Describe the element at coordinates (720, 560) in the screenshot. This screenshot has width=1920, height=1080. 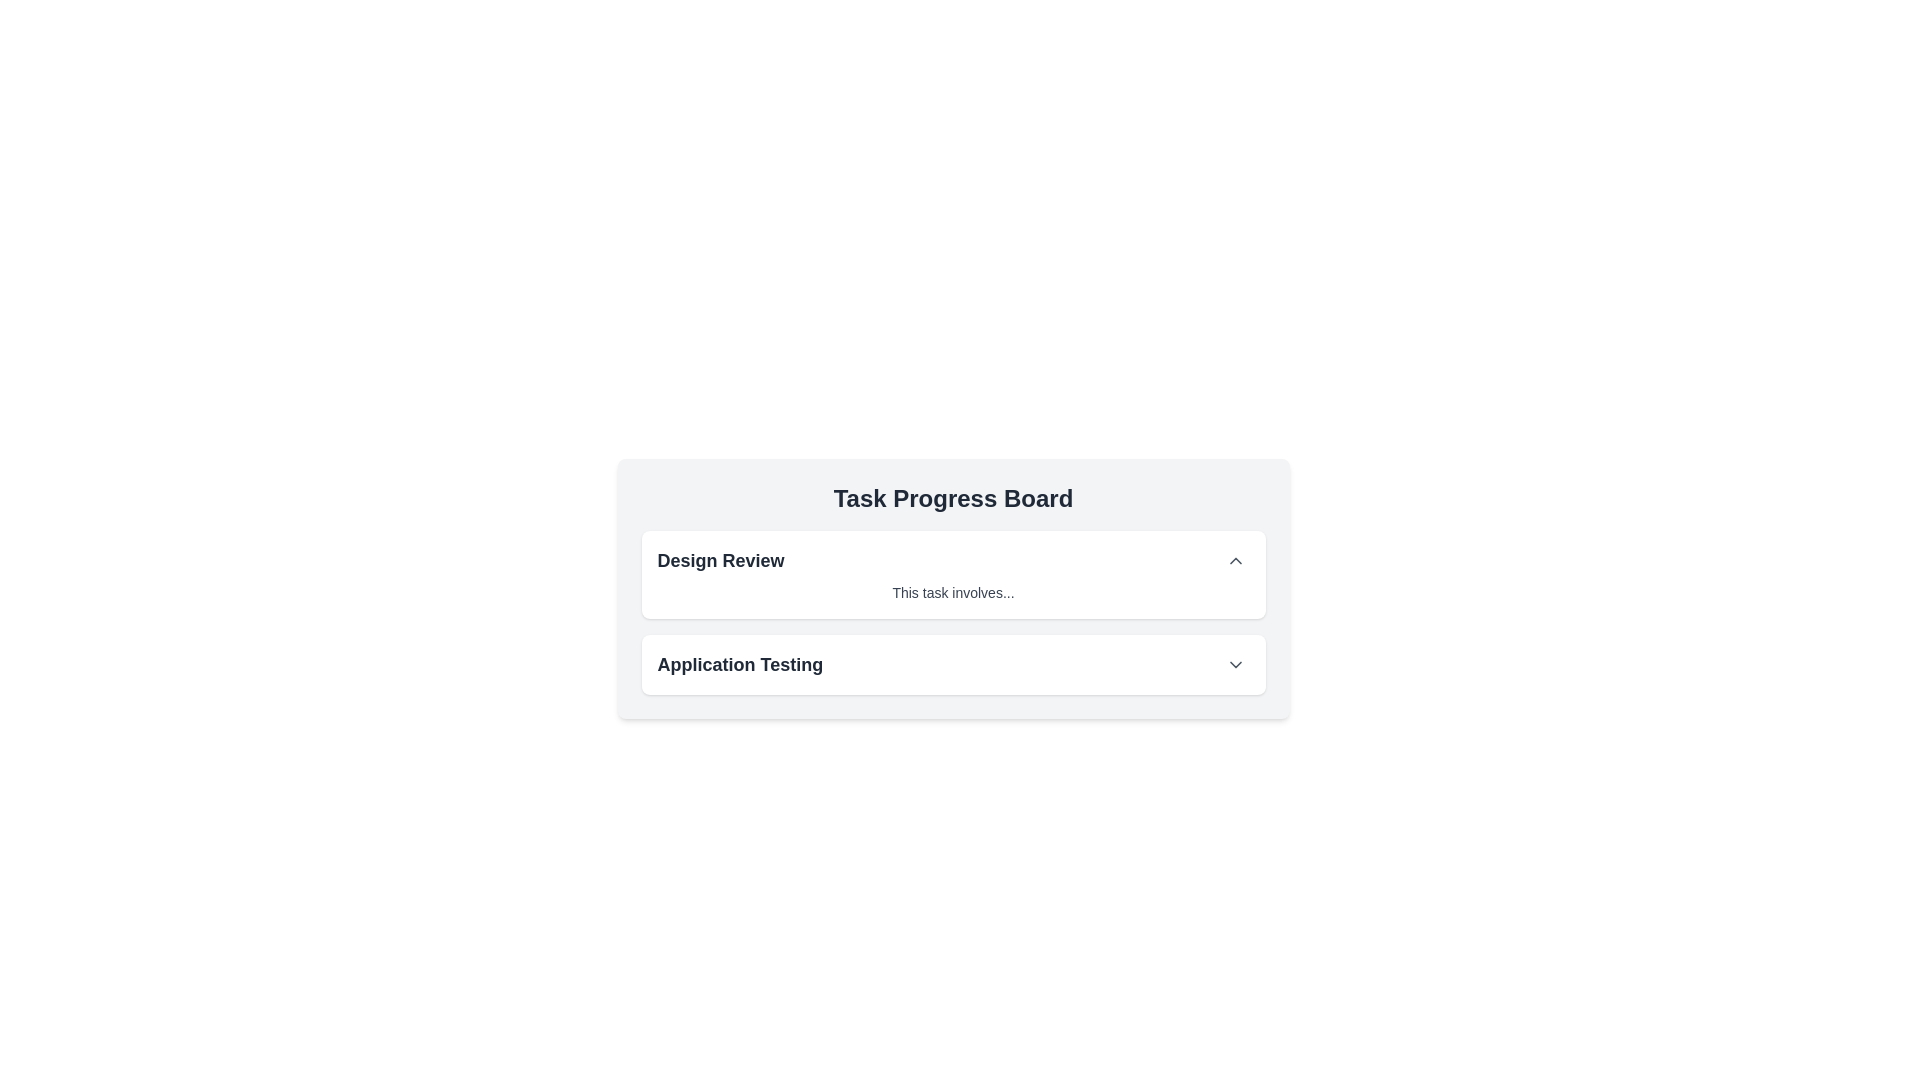
I see `the 'Design Review' text label` at that location.